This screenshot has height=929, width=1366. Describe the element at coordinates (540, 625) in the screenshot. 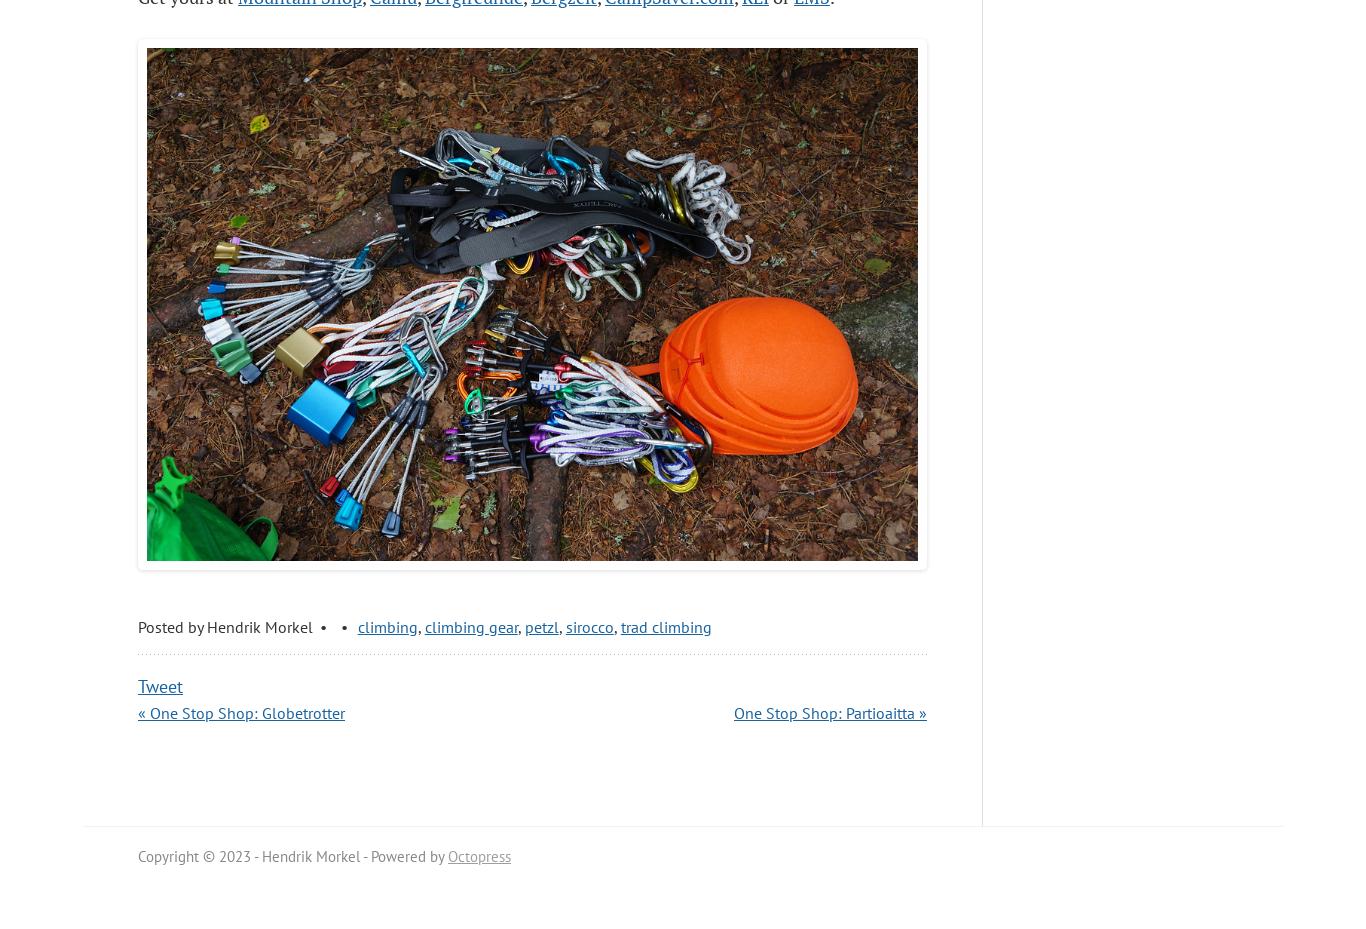

I see `'petzl'` at that location.